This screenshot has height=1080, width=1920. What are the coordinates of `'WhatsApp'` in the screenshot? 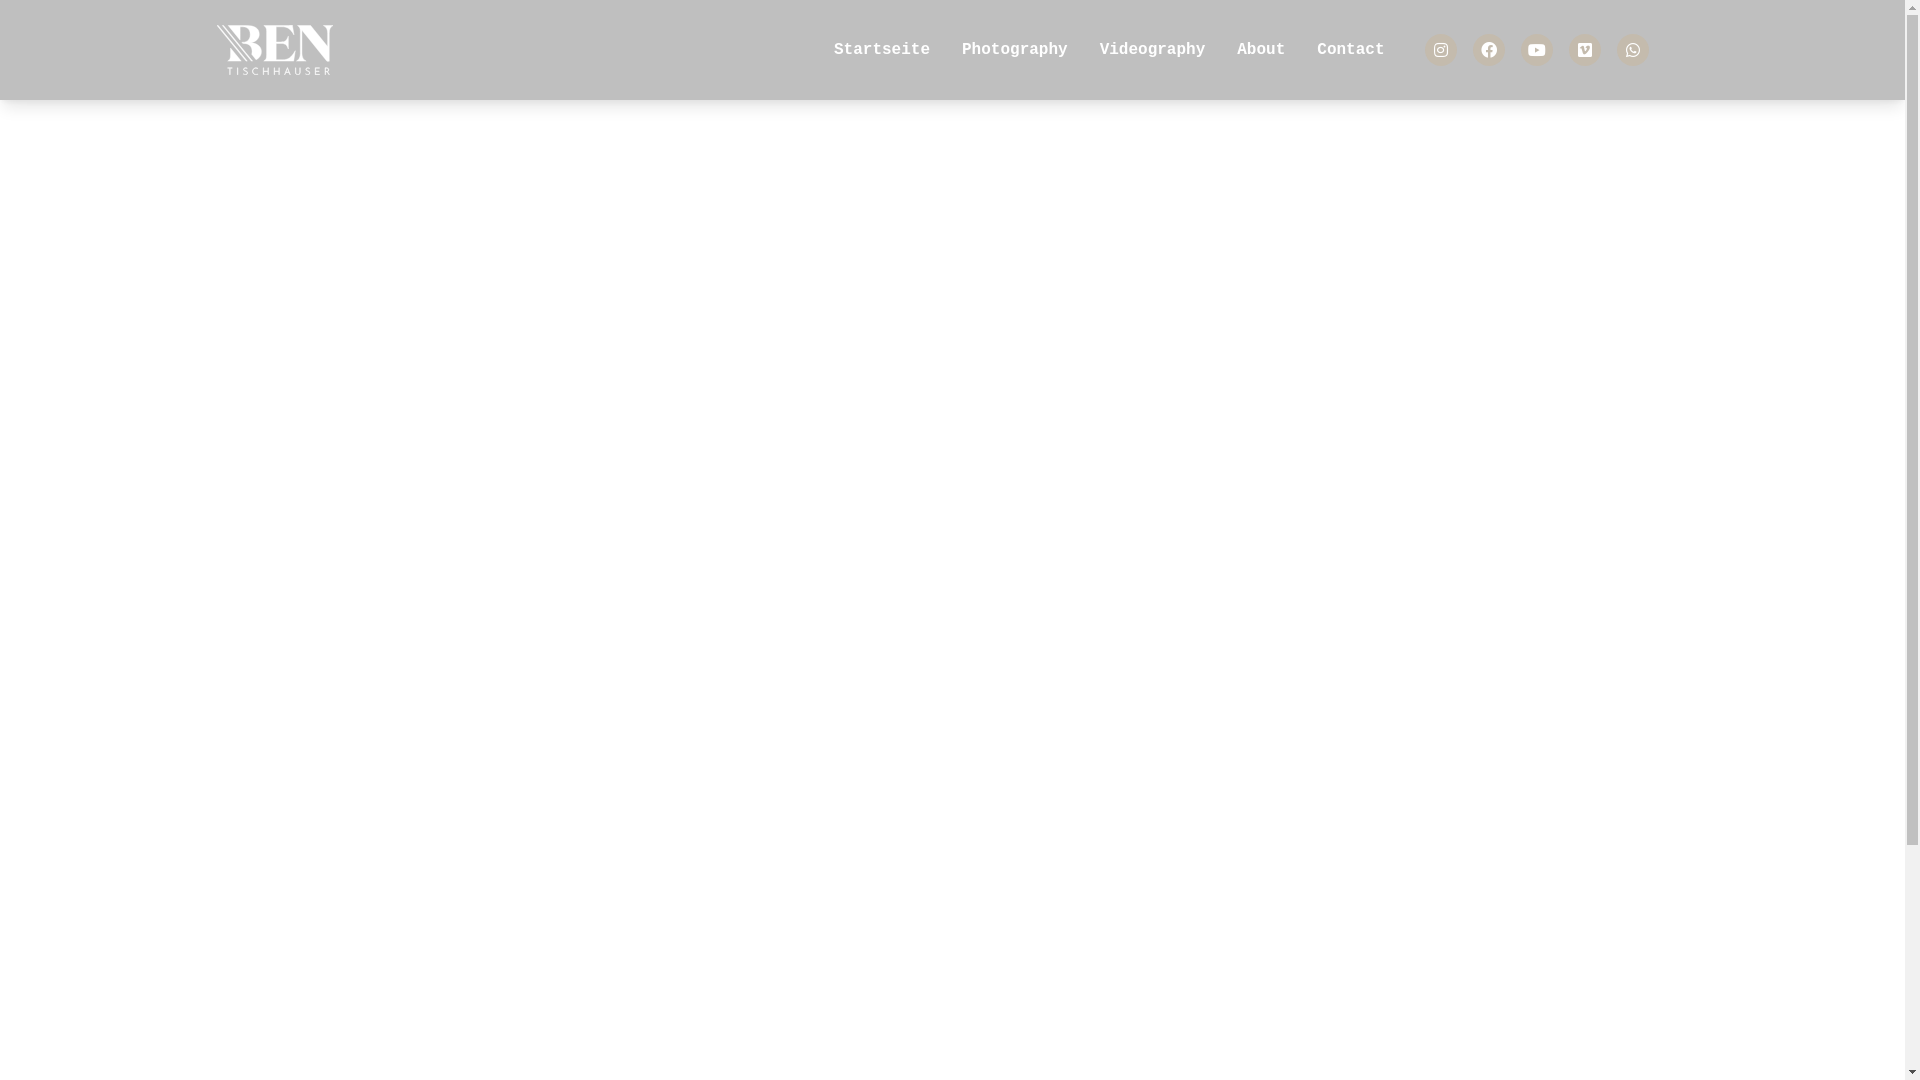 It's located at (1632, 49).